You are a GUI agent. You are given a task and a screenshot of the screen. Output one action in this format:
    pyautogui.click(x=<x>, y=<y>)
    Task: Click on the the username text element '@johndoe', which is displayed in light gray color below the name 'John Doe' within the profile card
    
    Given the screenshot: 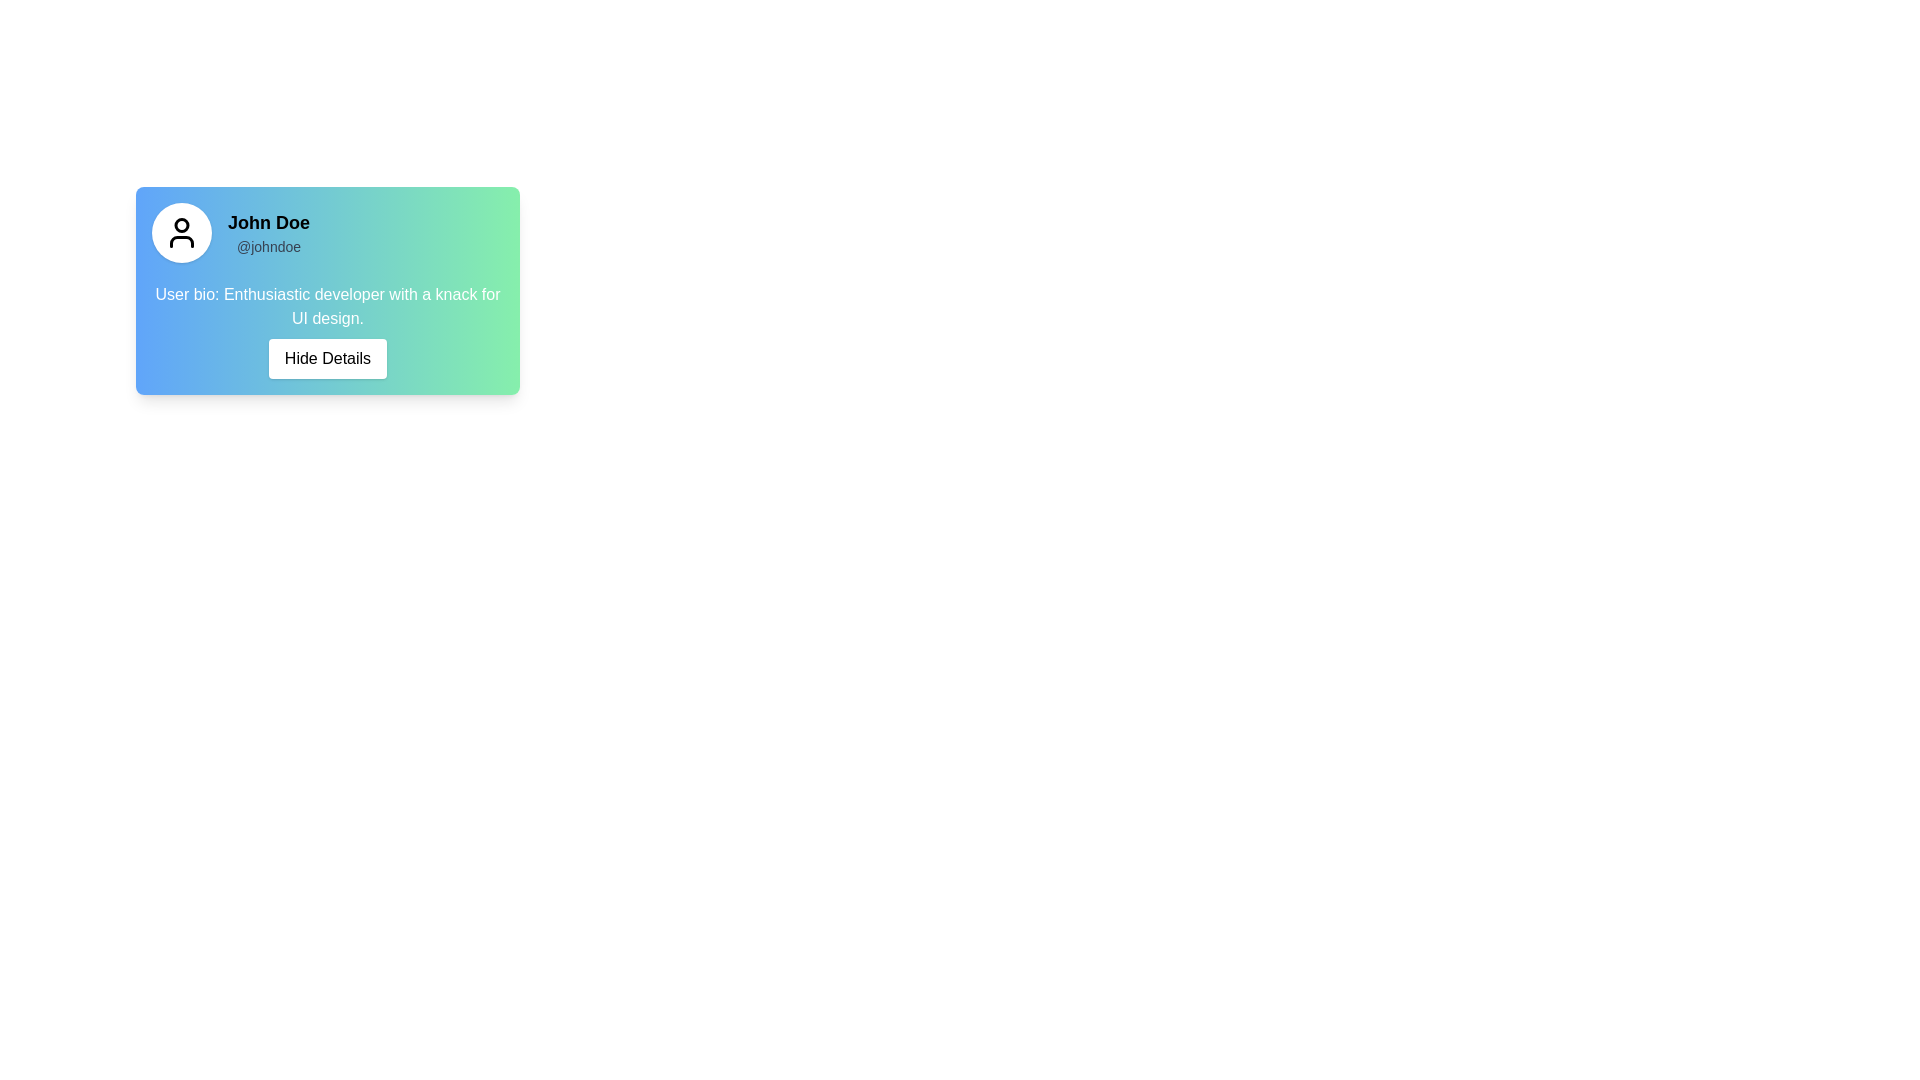 What is the action you would take?
    pyautogui.click(x=267, y=245)
    